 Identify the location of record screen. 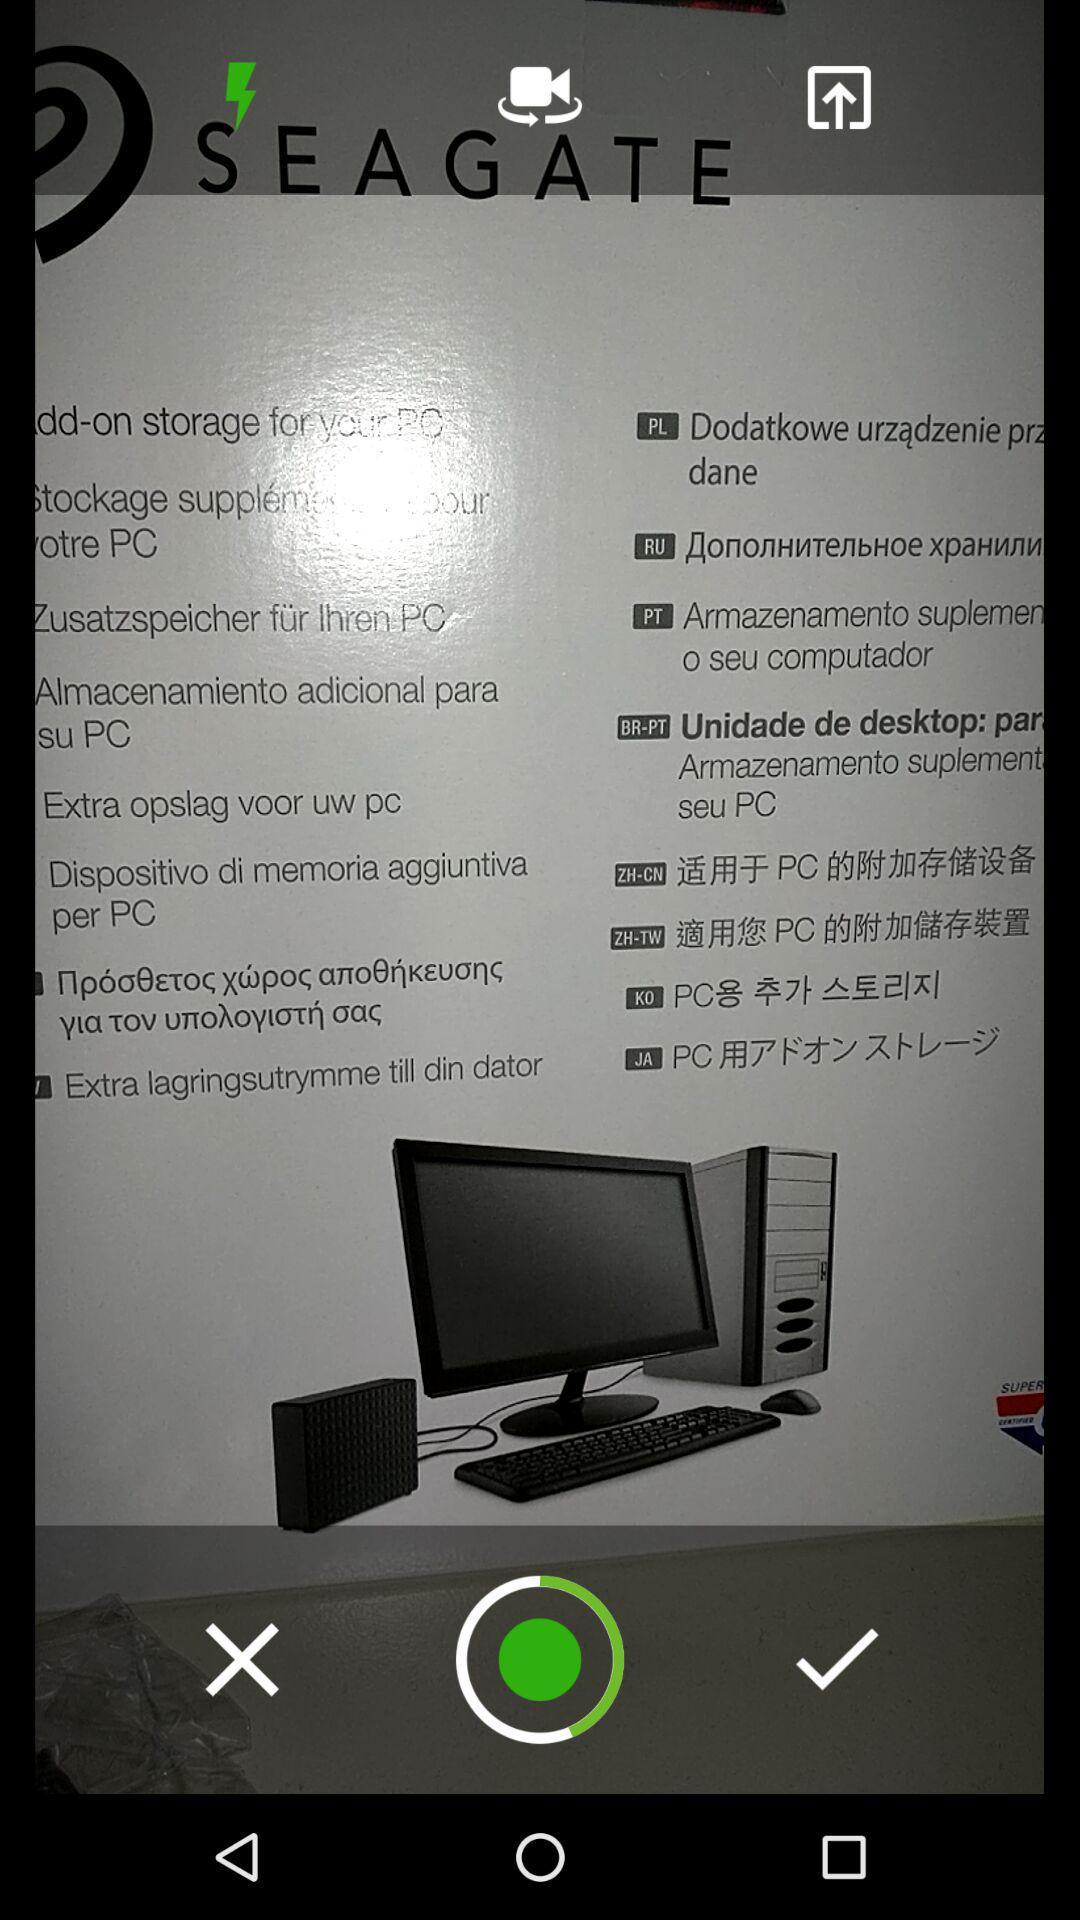
(540, 1659).